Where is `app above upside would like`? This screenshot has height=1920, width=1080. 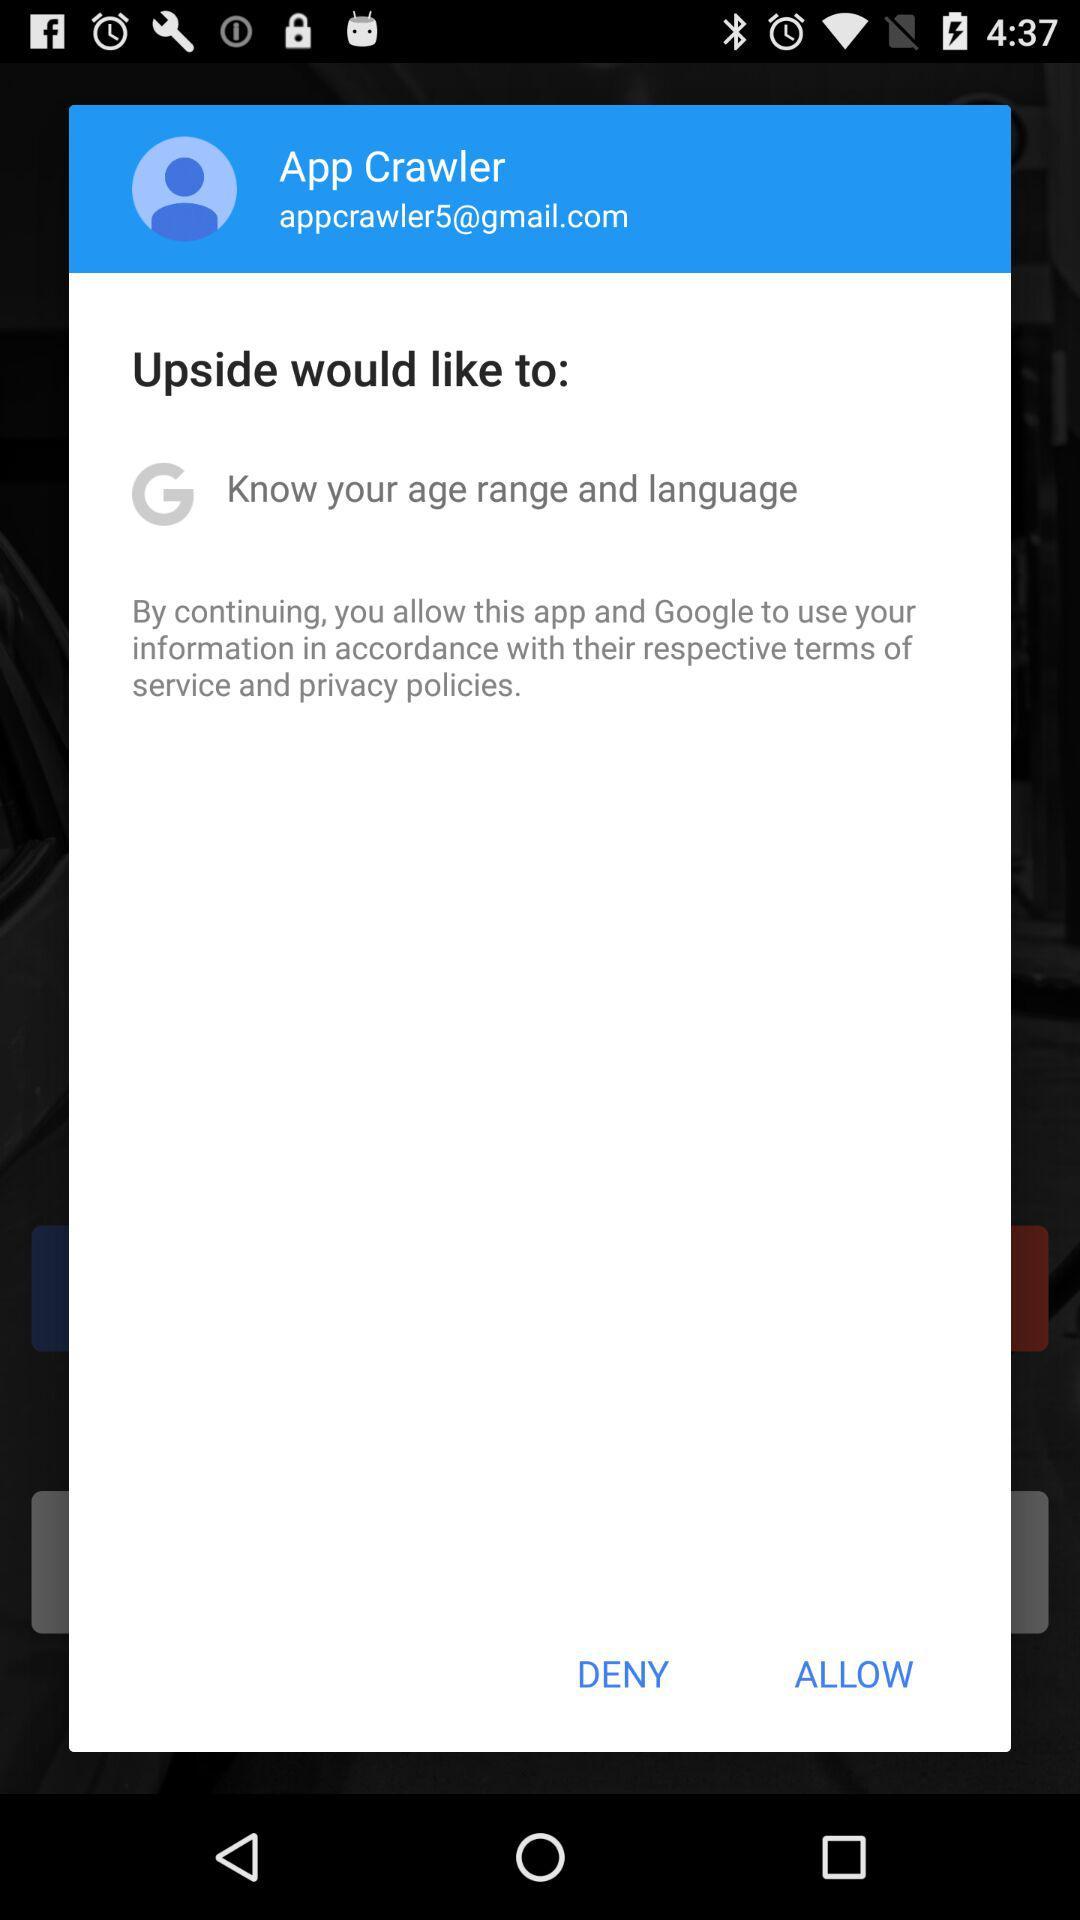 app above upside would like is located at coordinates (184, 188).